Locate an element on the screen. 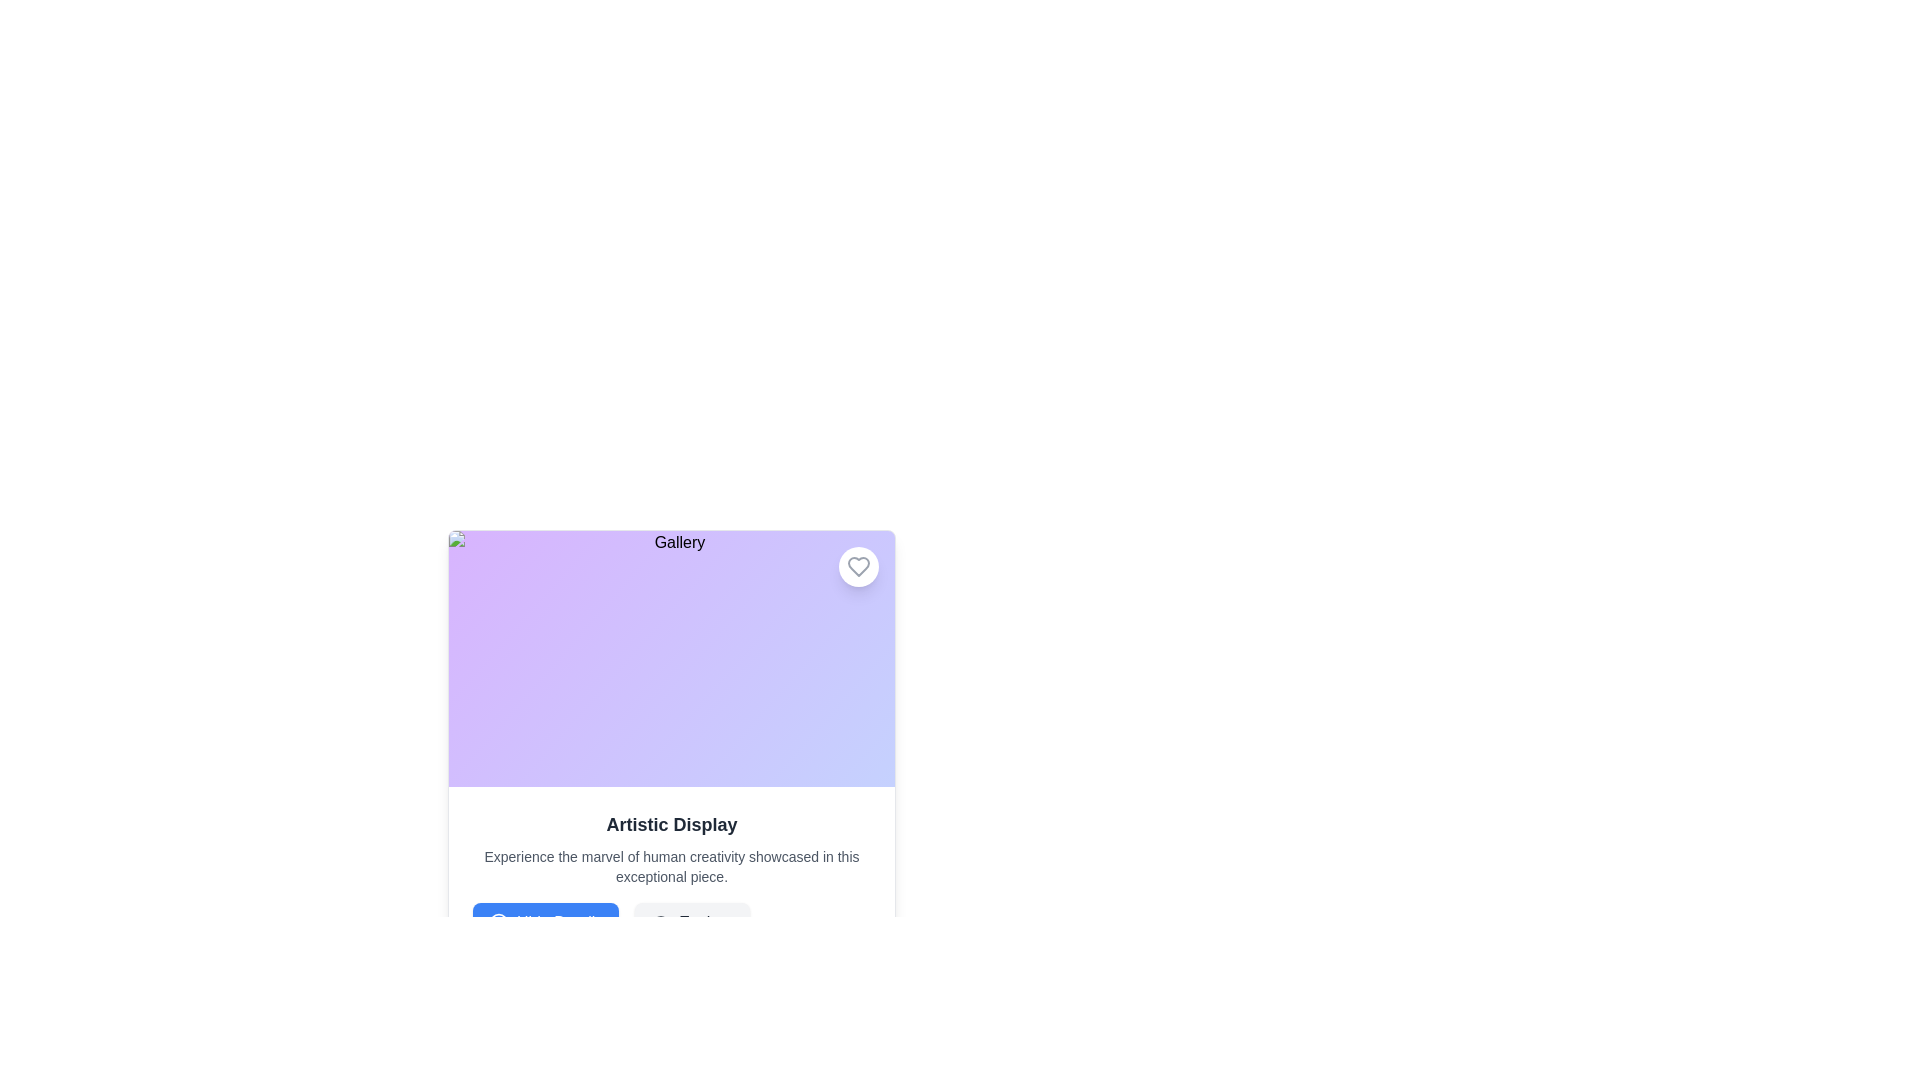 This screenshot has height=1080, width=1920. the heart-shaped icon with a hollow interior that has a light gray outline, located in the top-right section of a rectangular card on a purple gradient background is located at coordinates (859, 567).